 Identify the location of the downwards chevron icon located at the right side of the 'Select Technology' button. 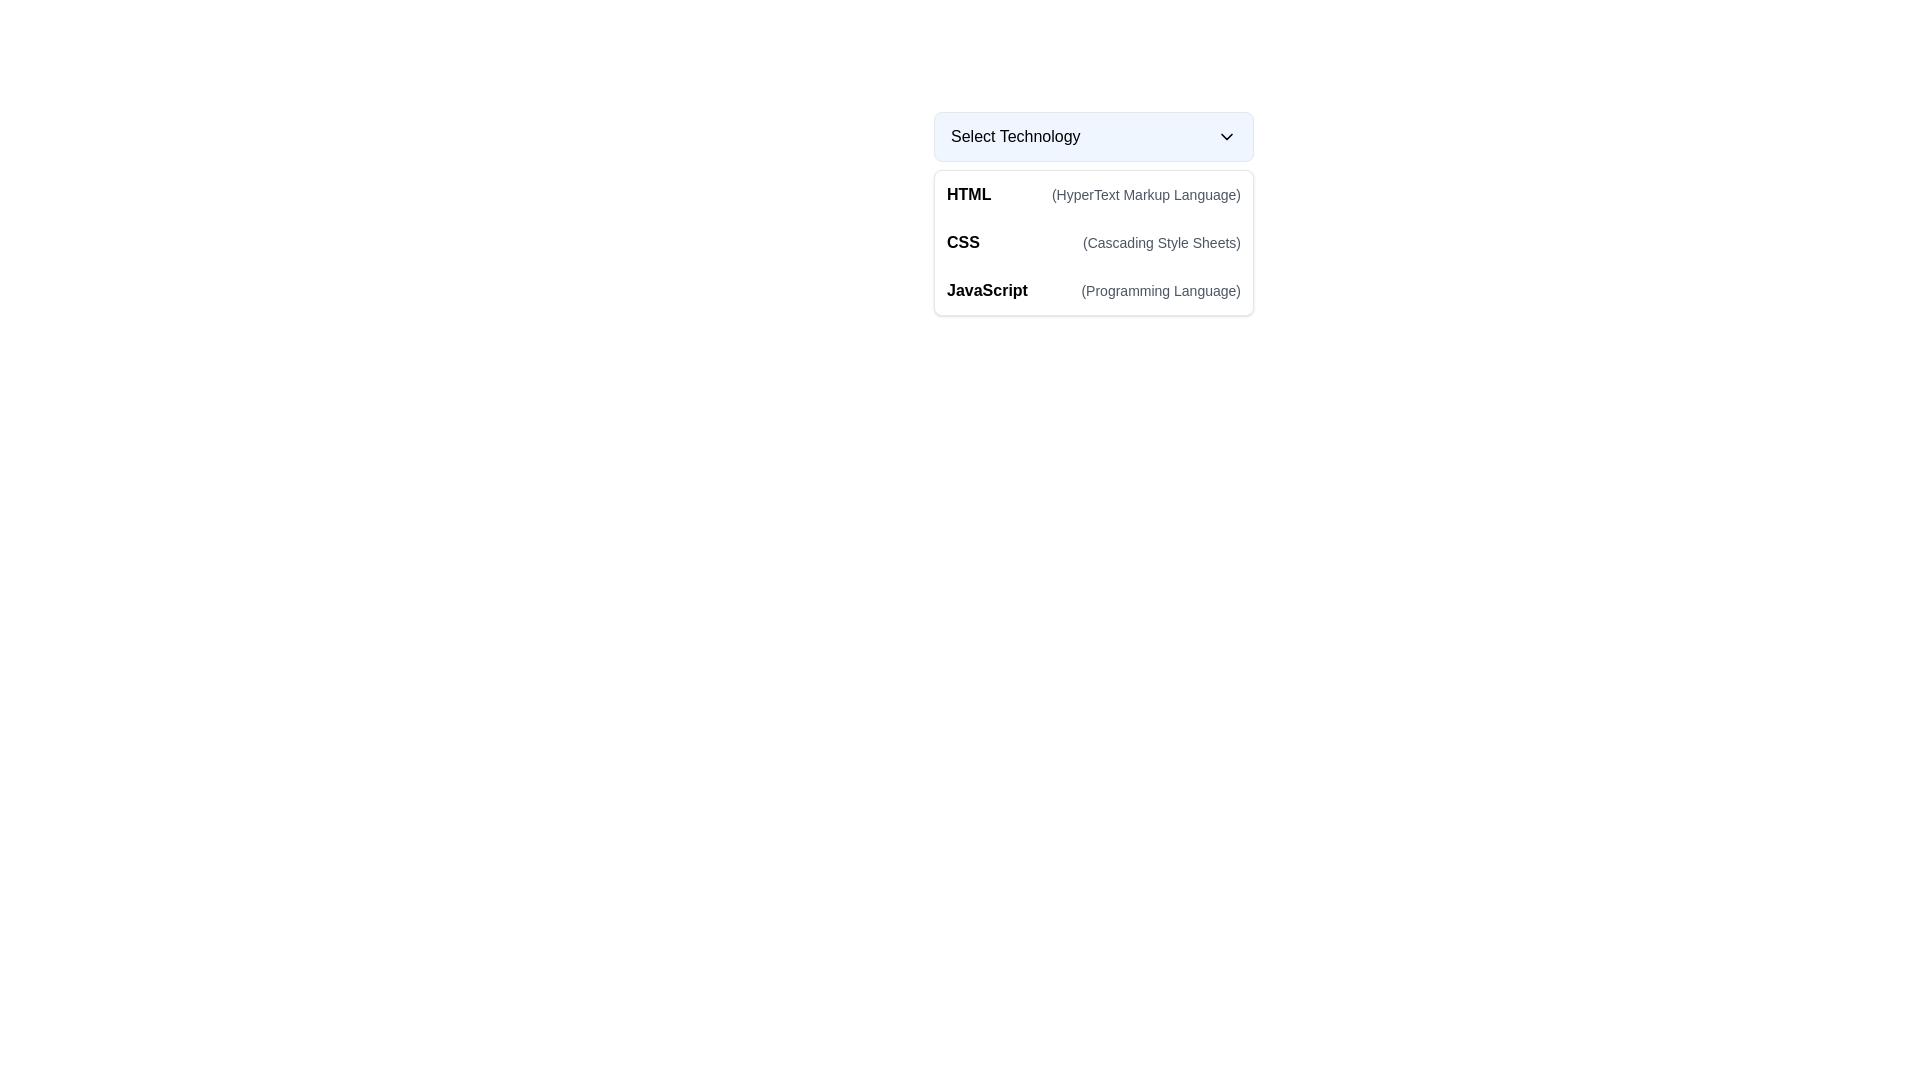
(1226, 136).